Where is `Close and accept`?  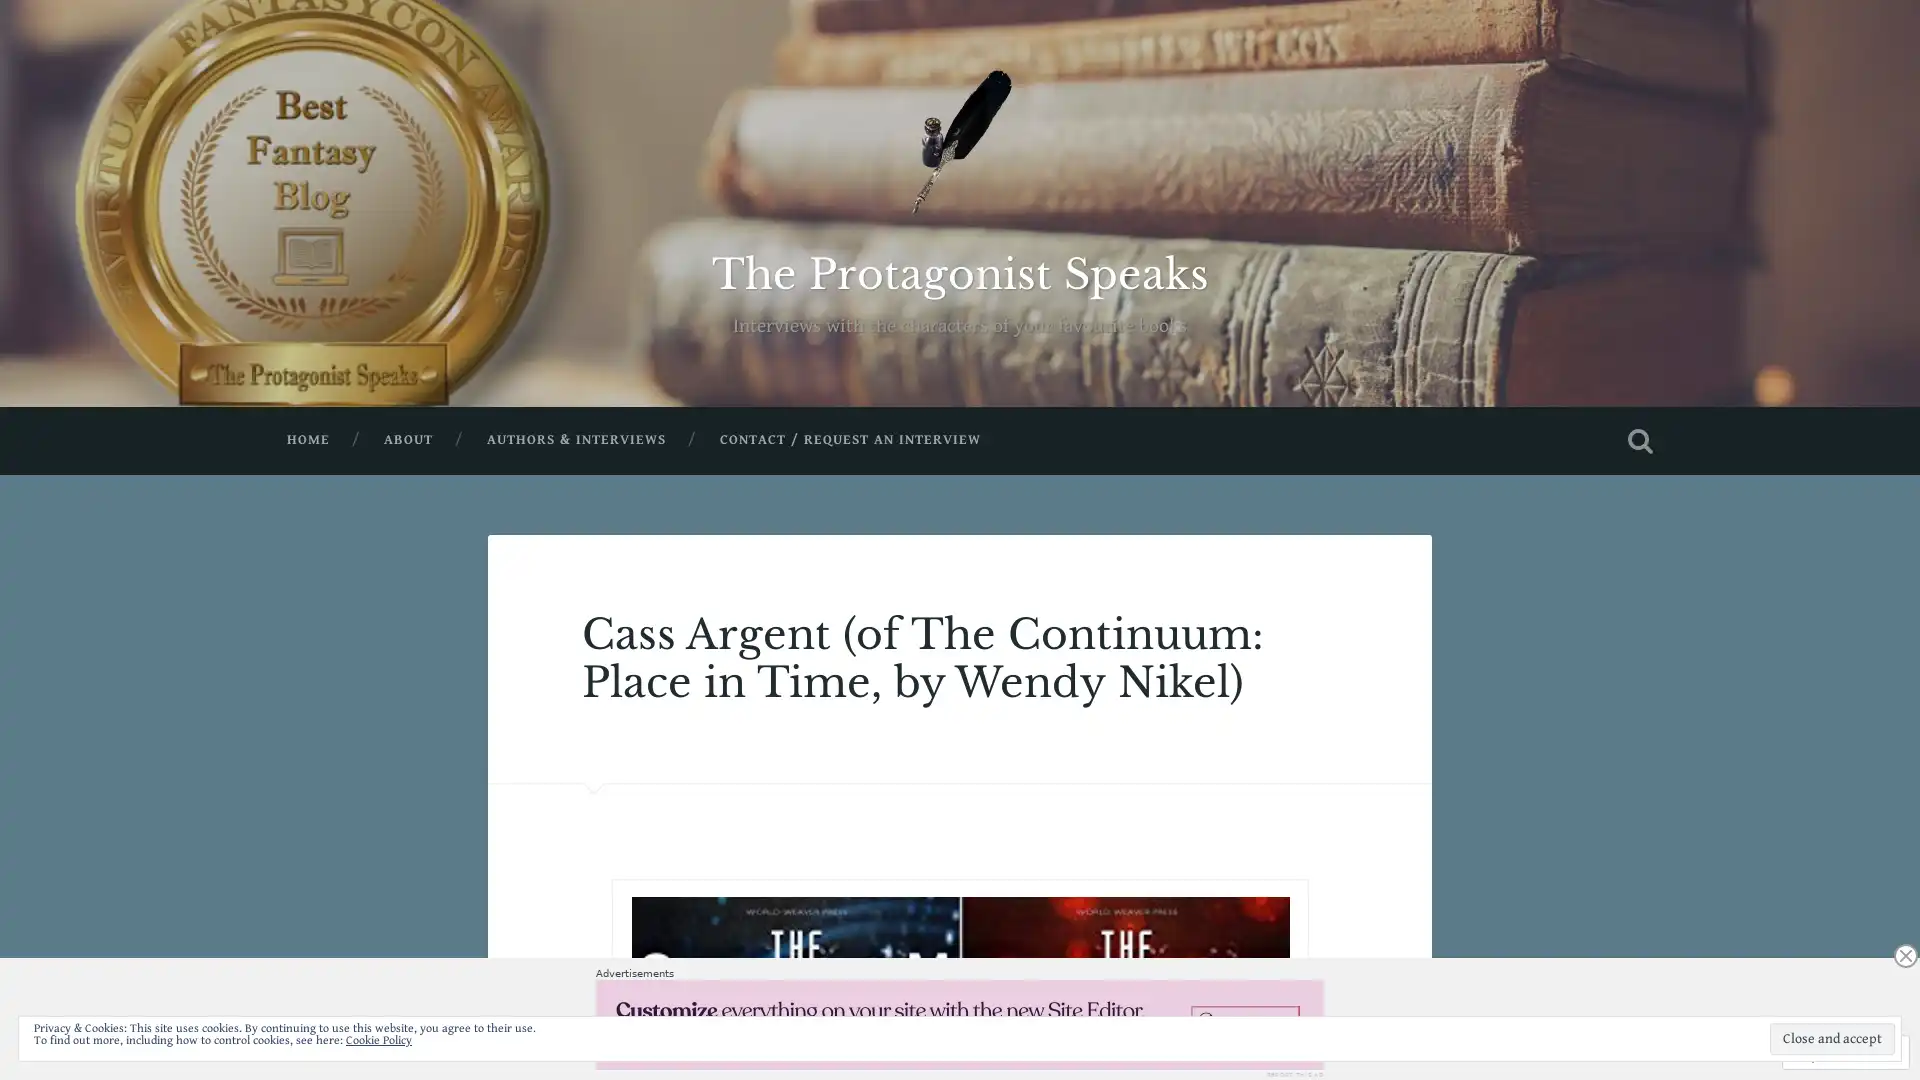 Close and accept is located at coordinates (1832, 1037).